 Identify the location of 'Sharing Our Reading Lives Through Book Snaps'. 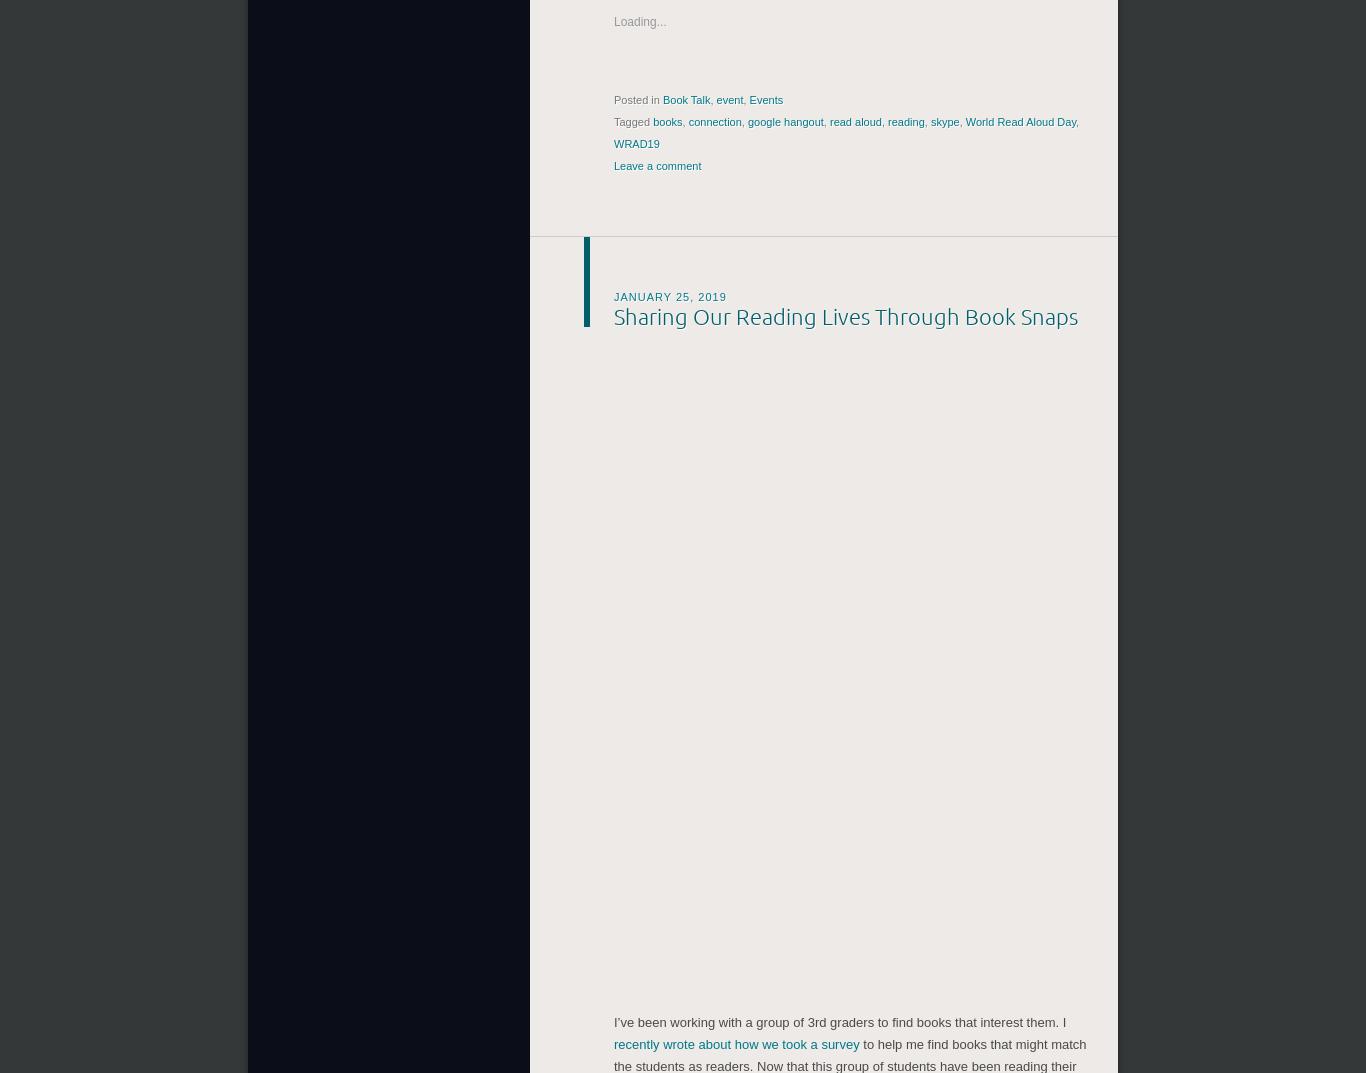
(844, 312).